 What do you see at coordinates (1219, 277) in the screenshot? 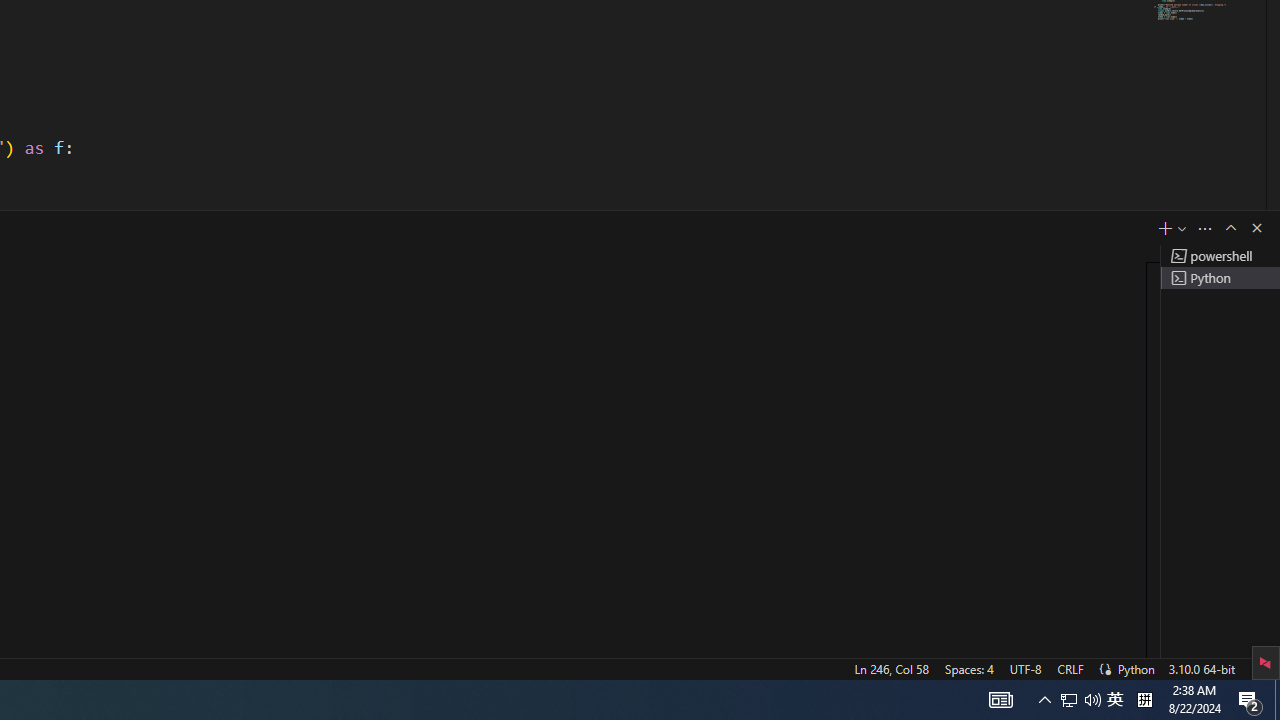
I see `'Terminal 5 Python'` at bounding box center [1219, 277].